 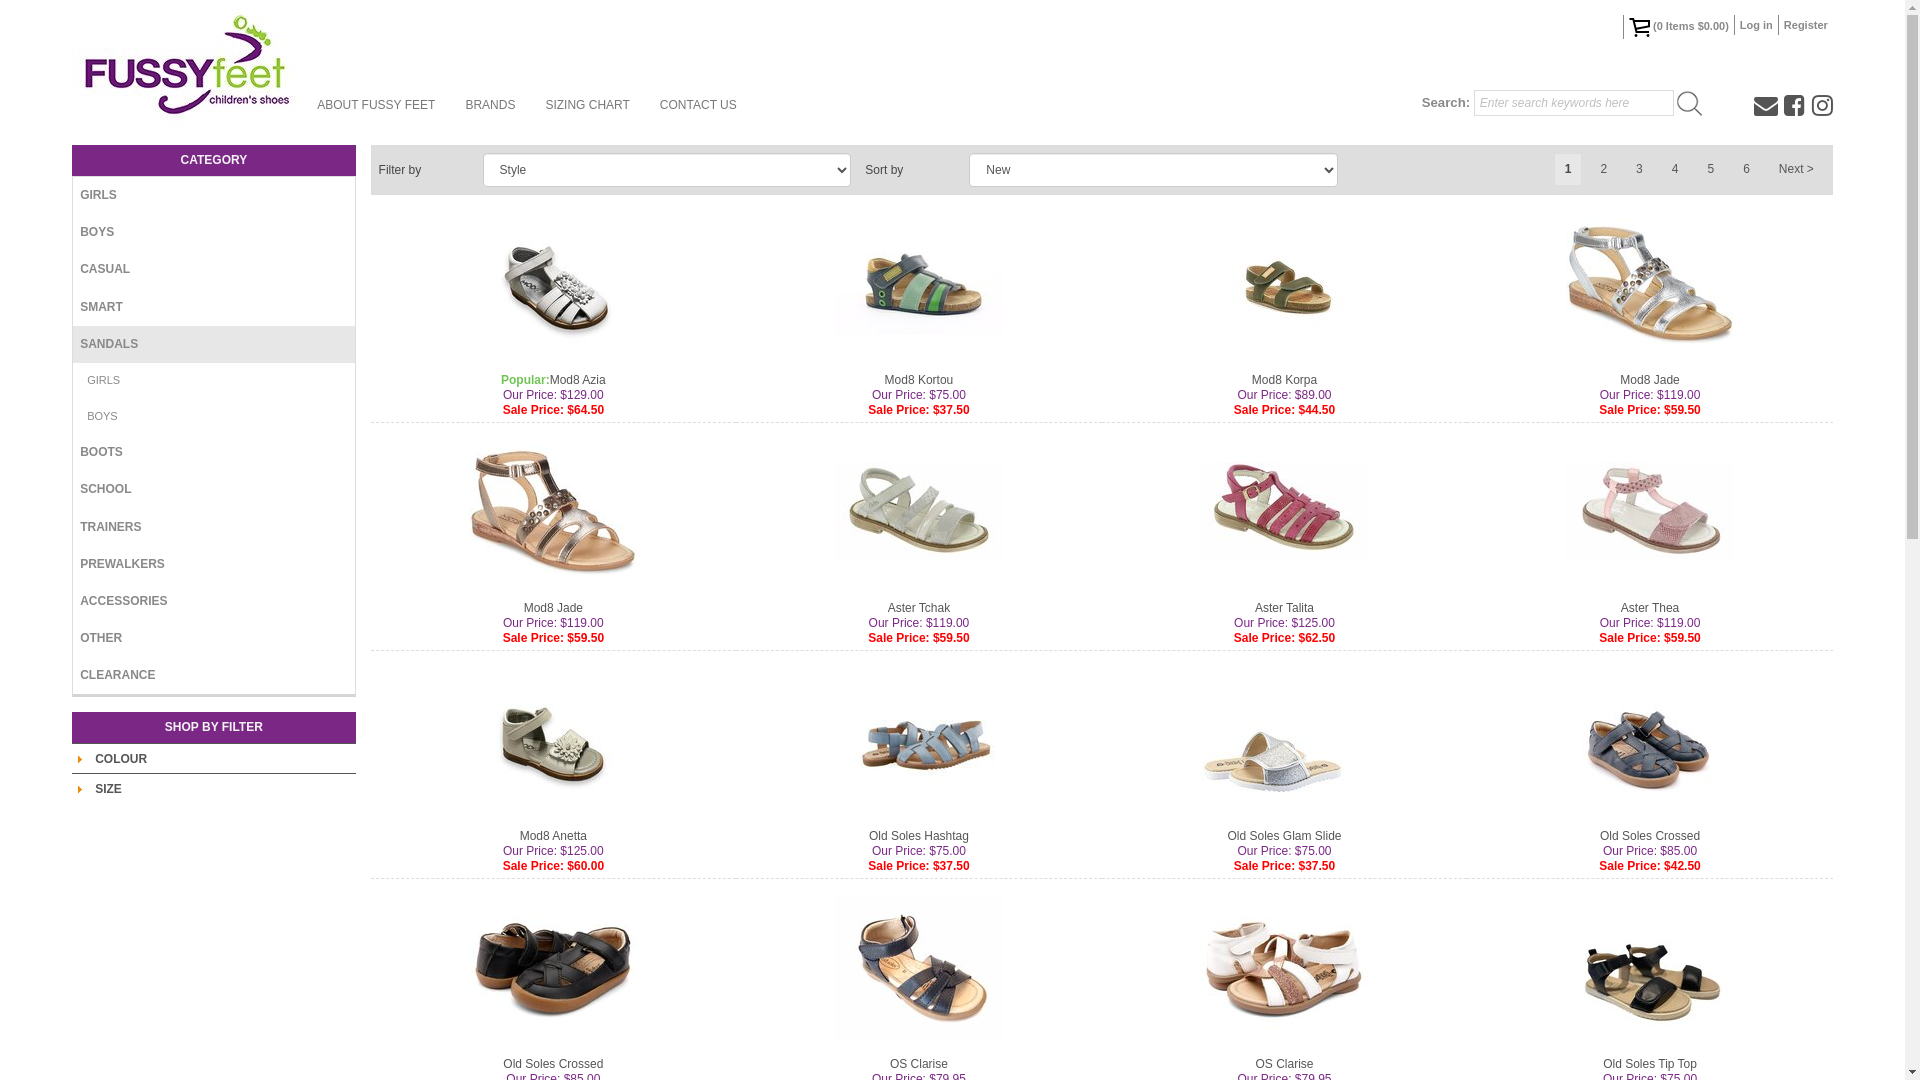 What do you see at coordinates (1650, 836) in the screenshot?
I see `'Old Soles Crossed'` at bounding box center [1650, 836].